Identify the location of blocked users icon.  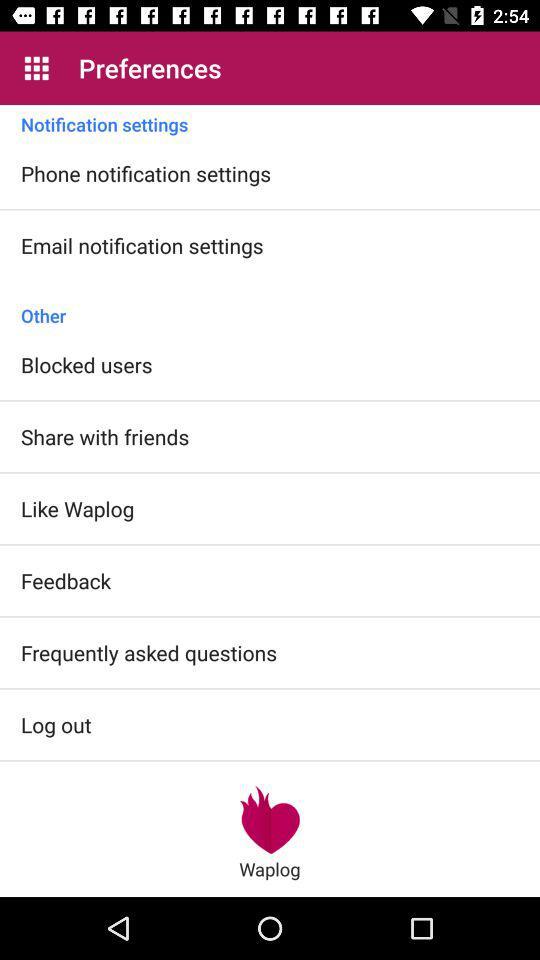
(85, 363).